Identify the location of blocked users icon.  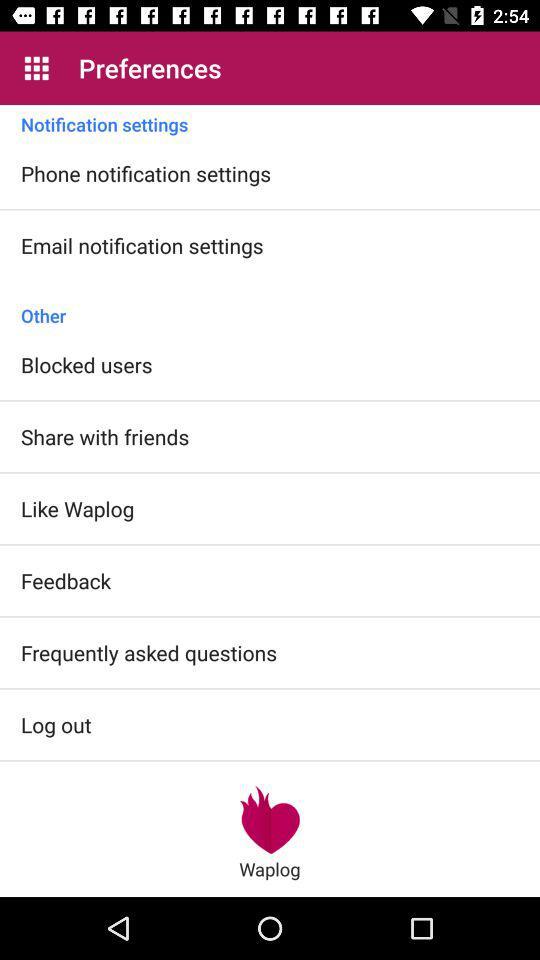
(85, 363).